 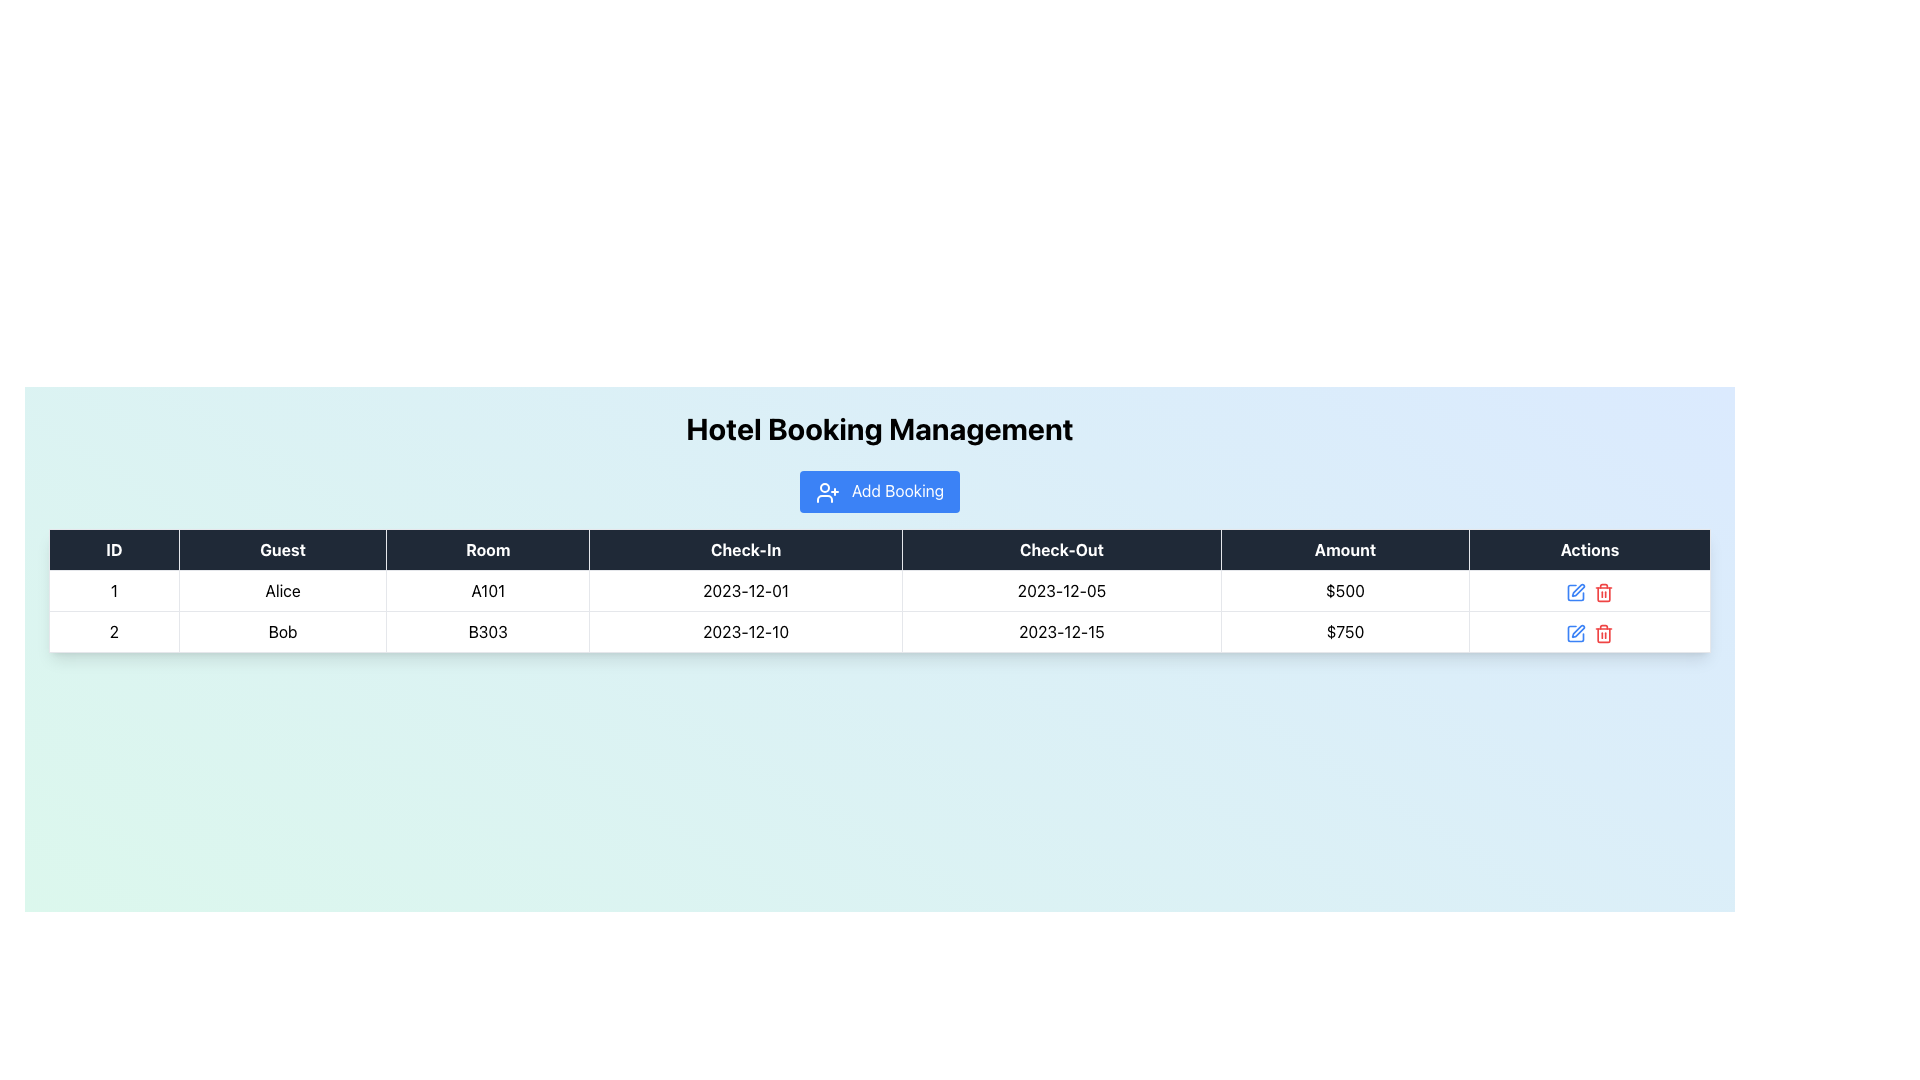 What do you see at coordinates (1574, 589) in the screenshot?
I see `the edit button icon located in the second row of the table under the 'Actions' column` at bounding box center [1574, 589].